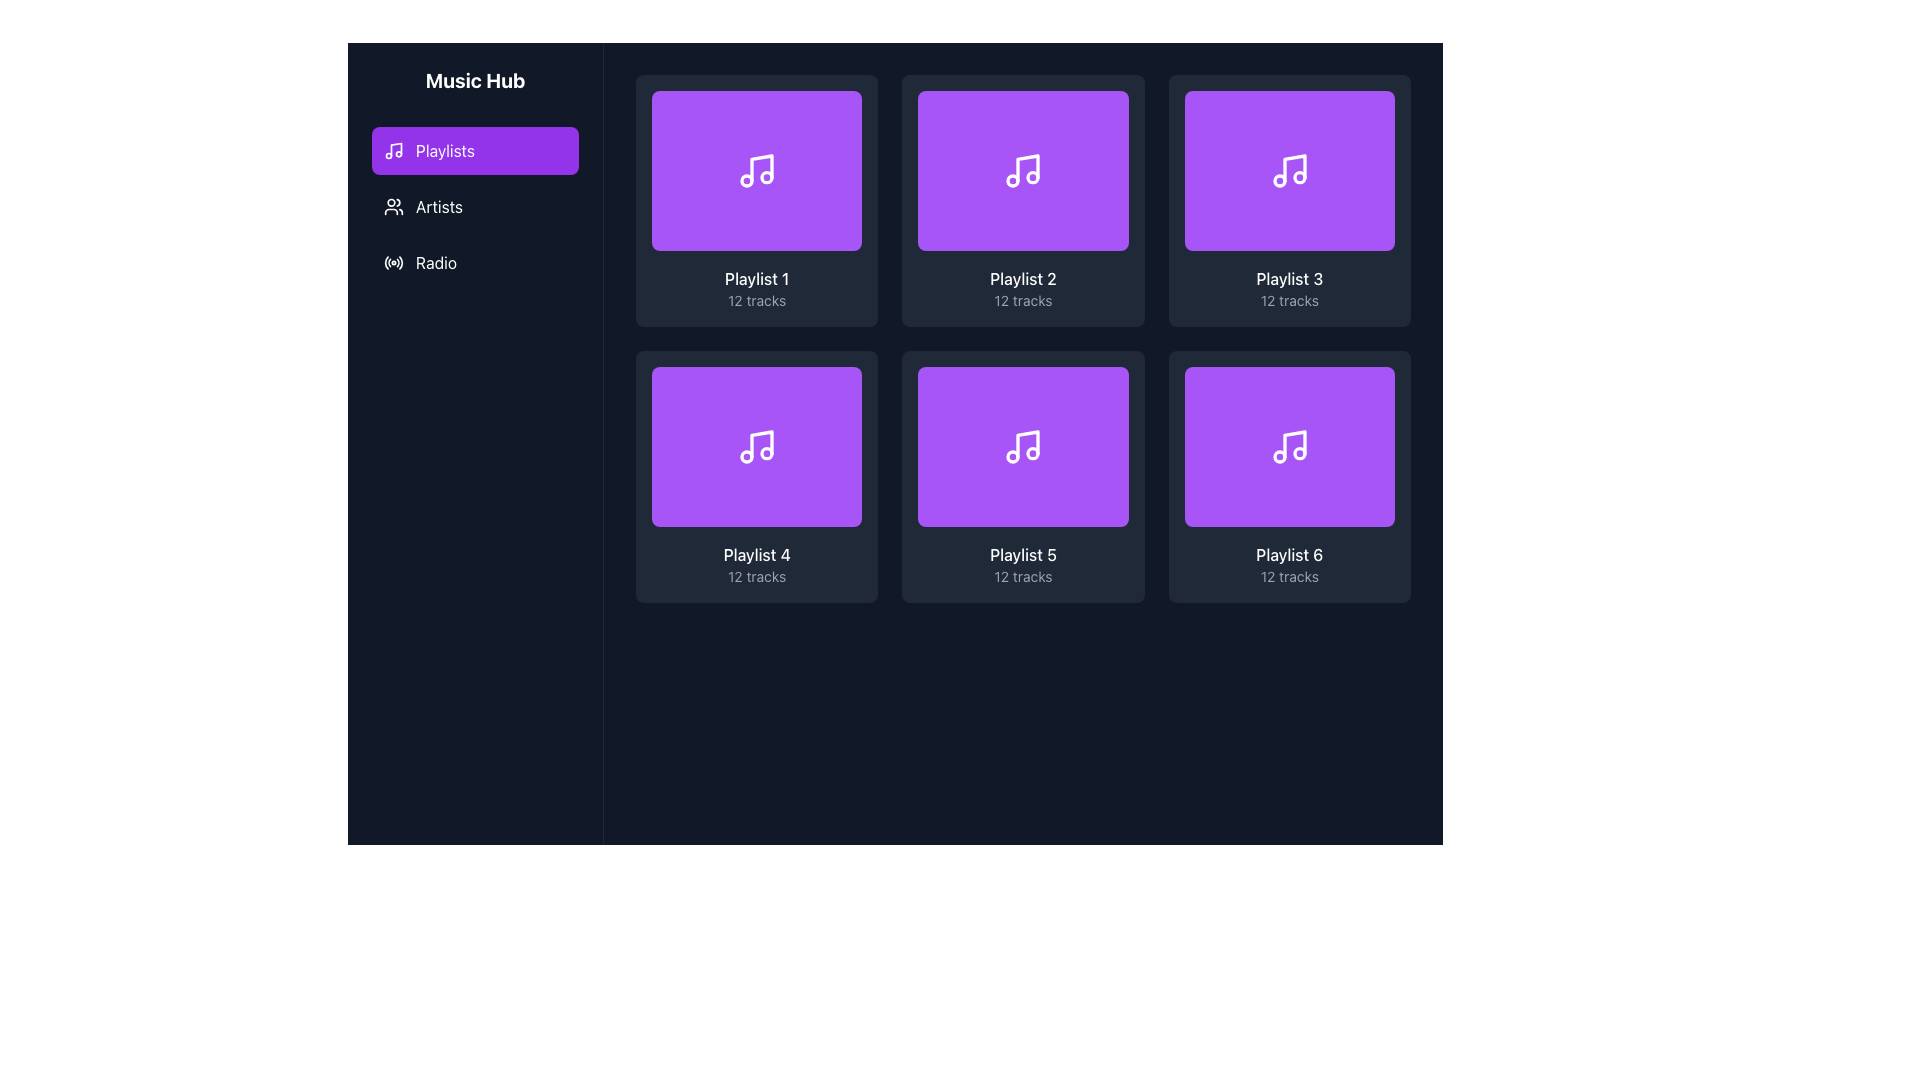 The height and width of the screenshot is (1080, 1920). What do you see at coordinates (746, 456) in the screenshot?
I see `the circular graphical decoration located in the bottom-left area of the music note icon representing the 'Playlist 4' item in the grid layout` at bounding box center [746, 456].